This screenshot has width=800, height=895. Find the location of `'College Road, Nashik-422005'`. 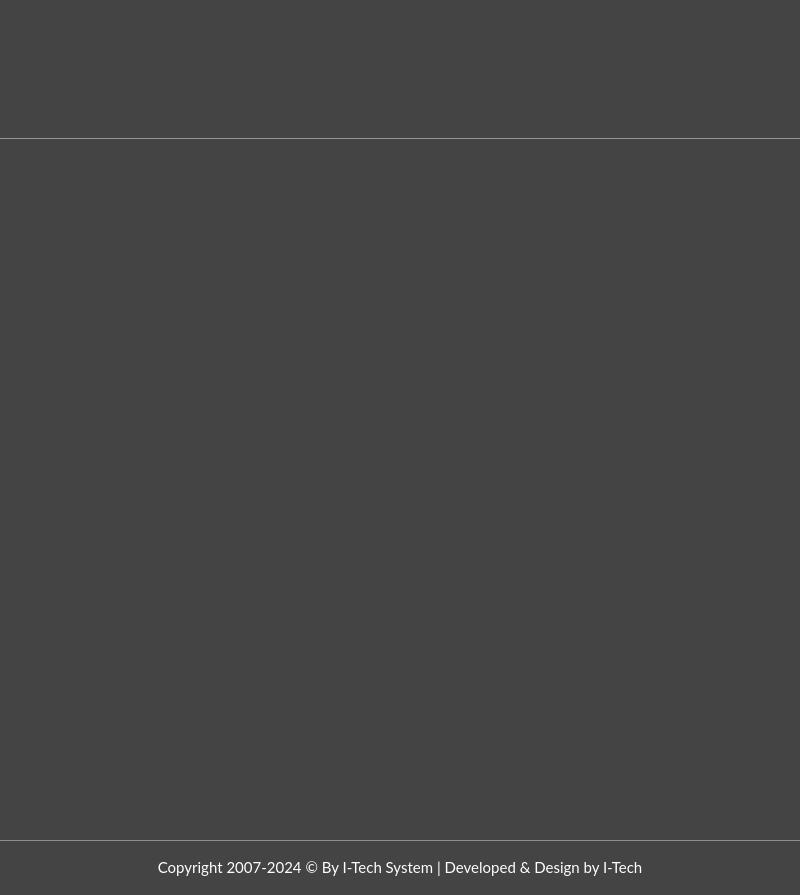

'College Road, Nashik-422005' is located at coordinates (137, 147).